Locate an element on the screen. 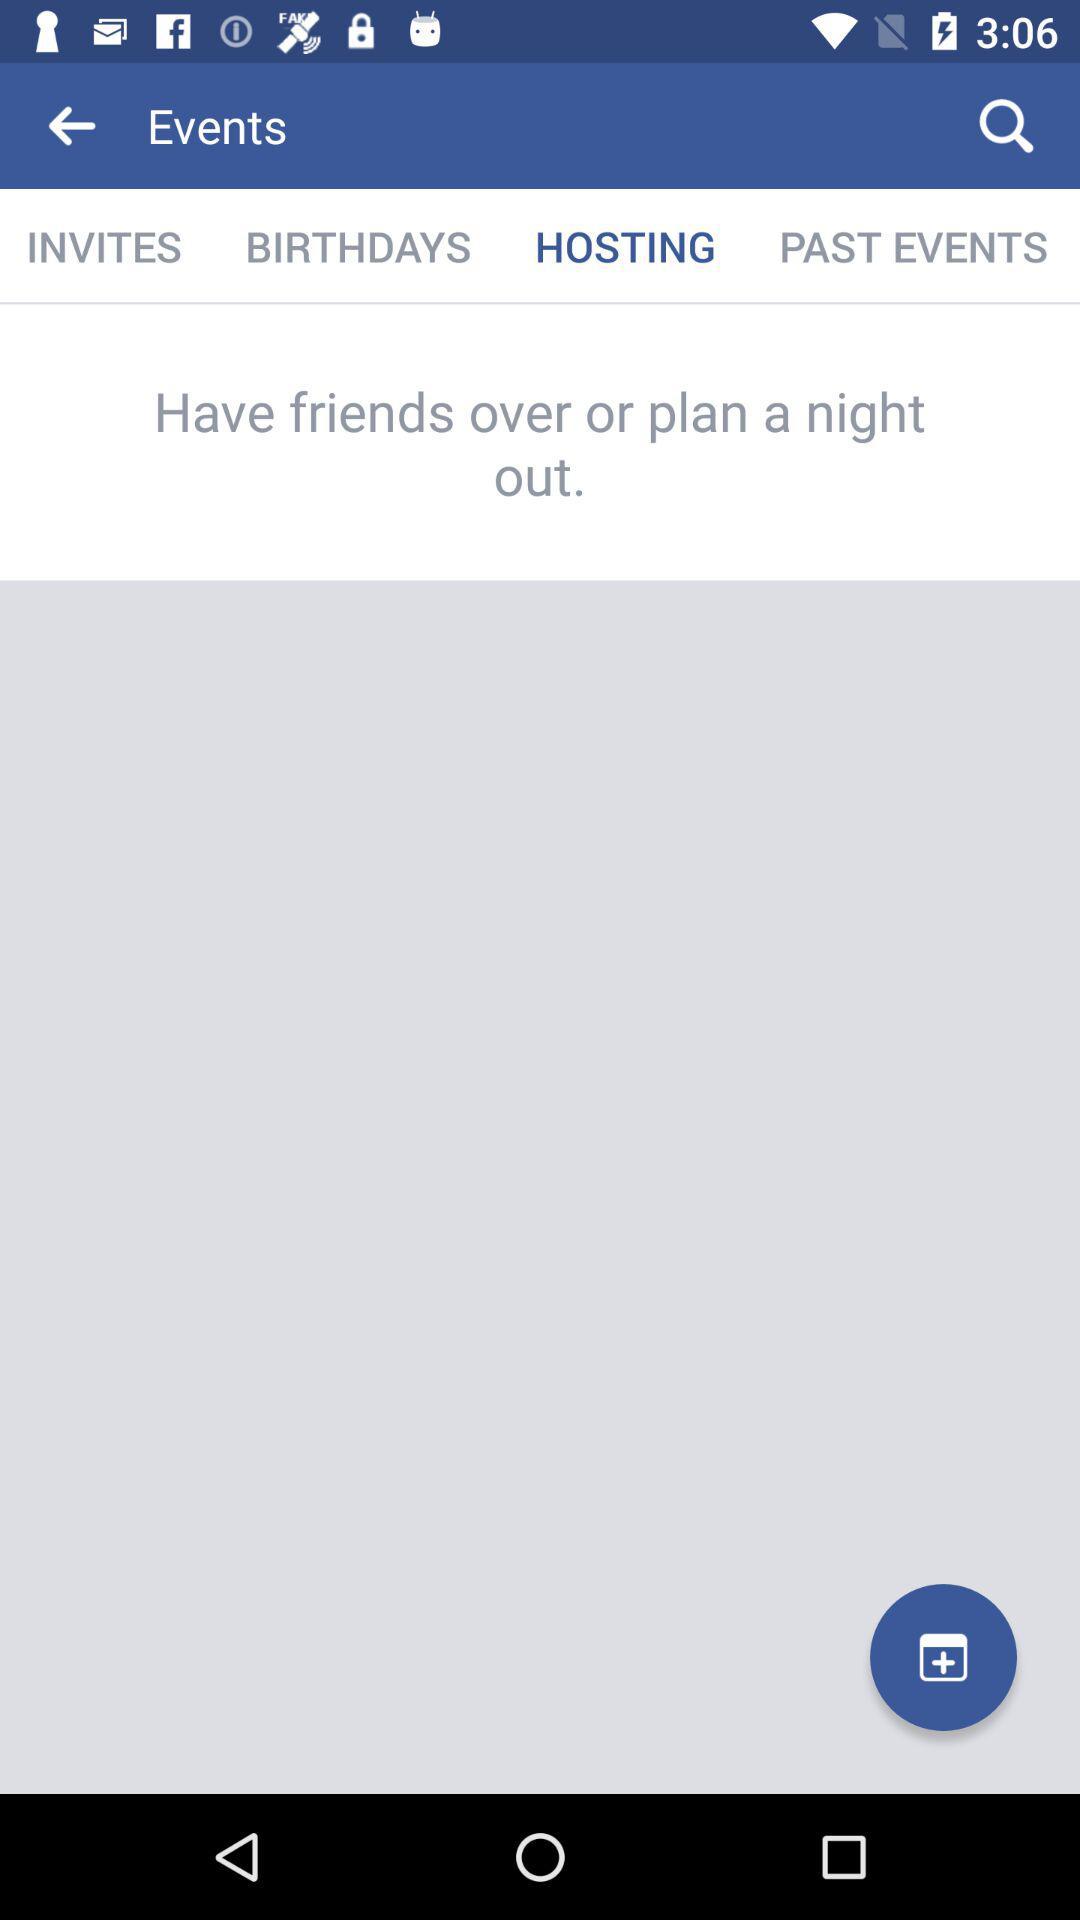  the item at the bottom right corner is located at coordinates (943, 1657).